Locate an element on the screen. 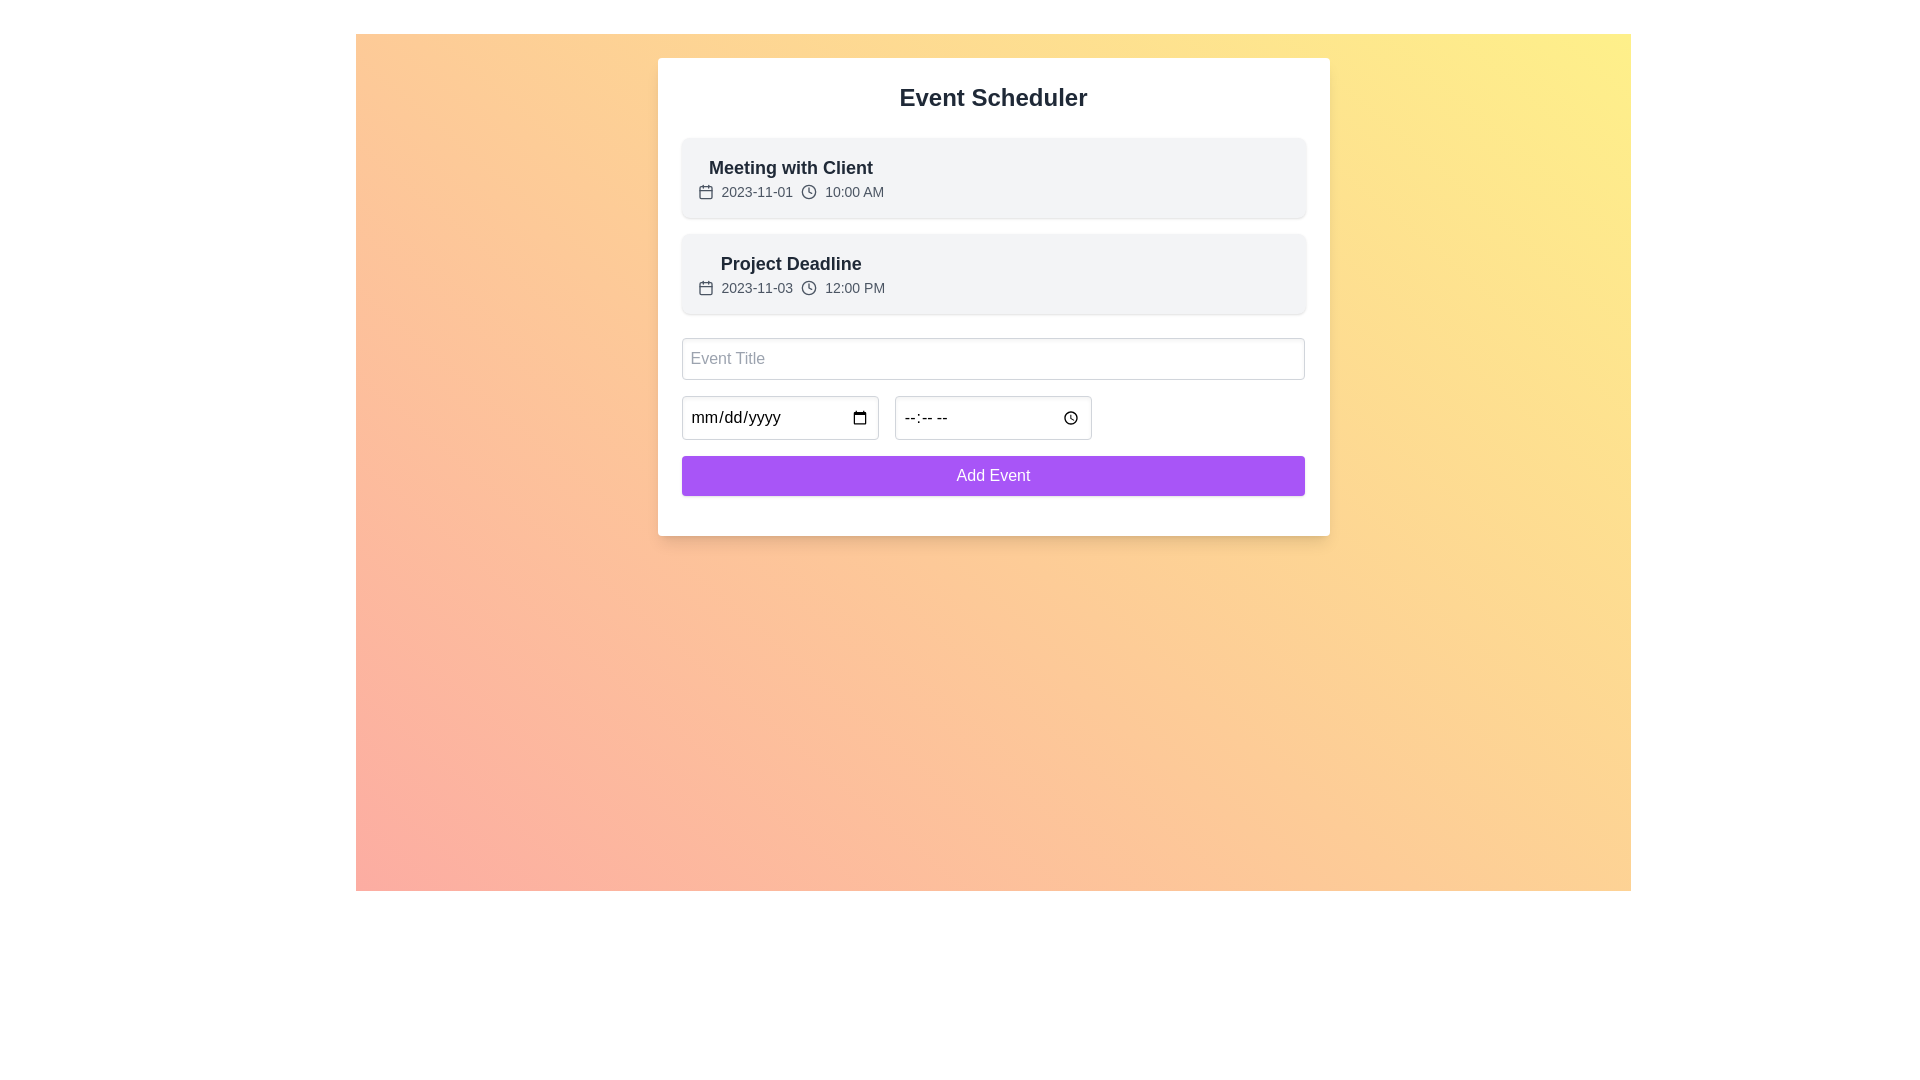 This screenshot has height=1080, width=1920. the calendar icon in the 'Event Scheduler' interface, located near the top-left corner of the 'Meeting with Client' section is located at coordinates (705, 192).